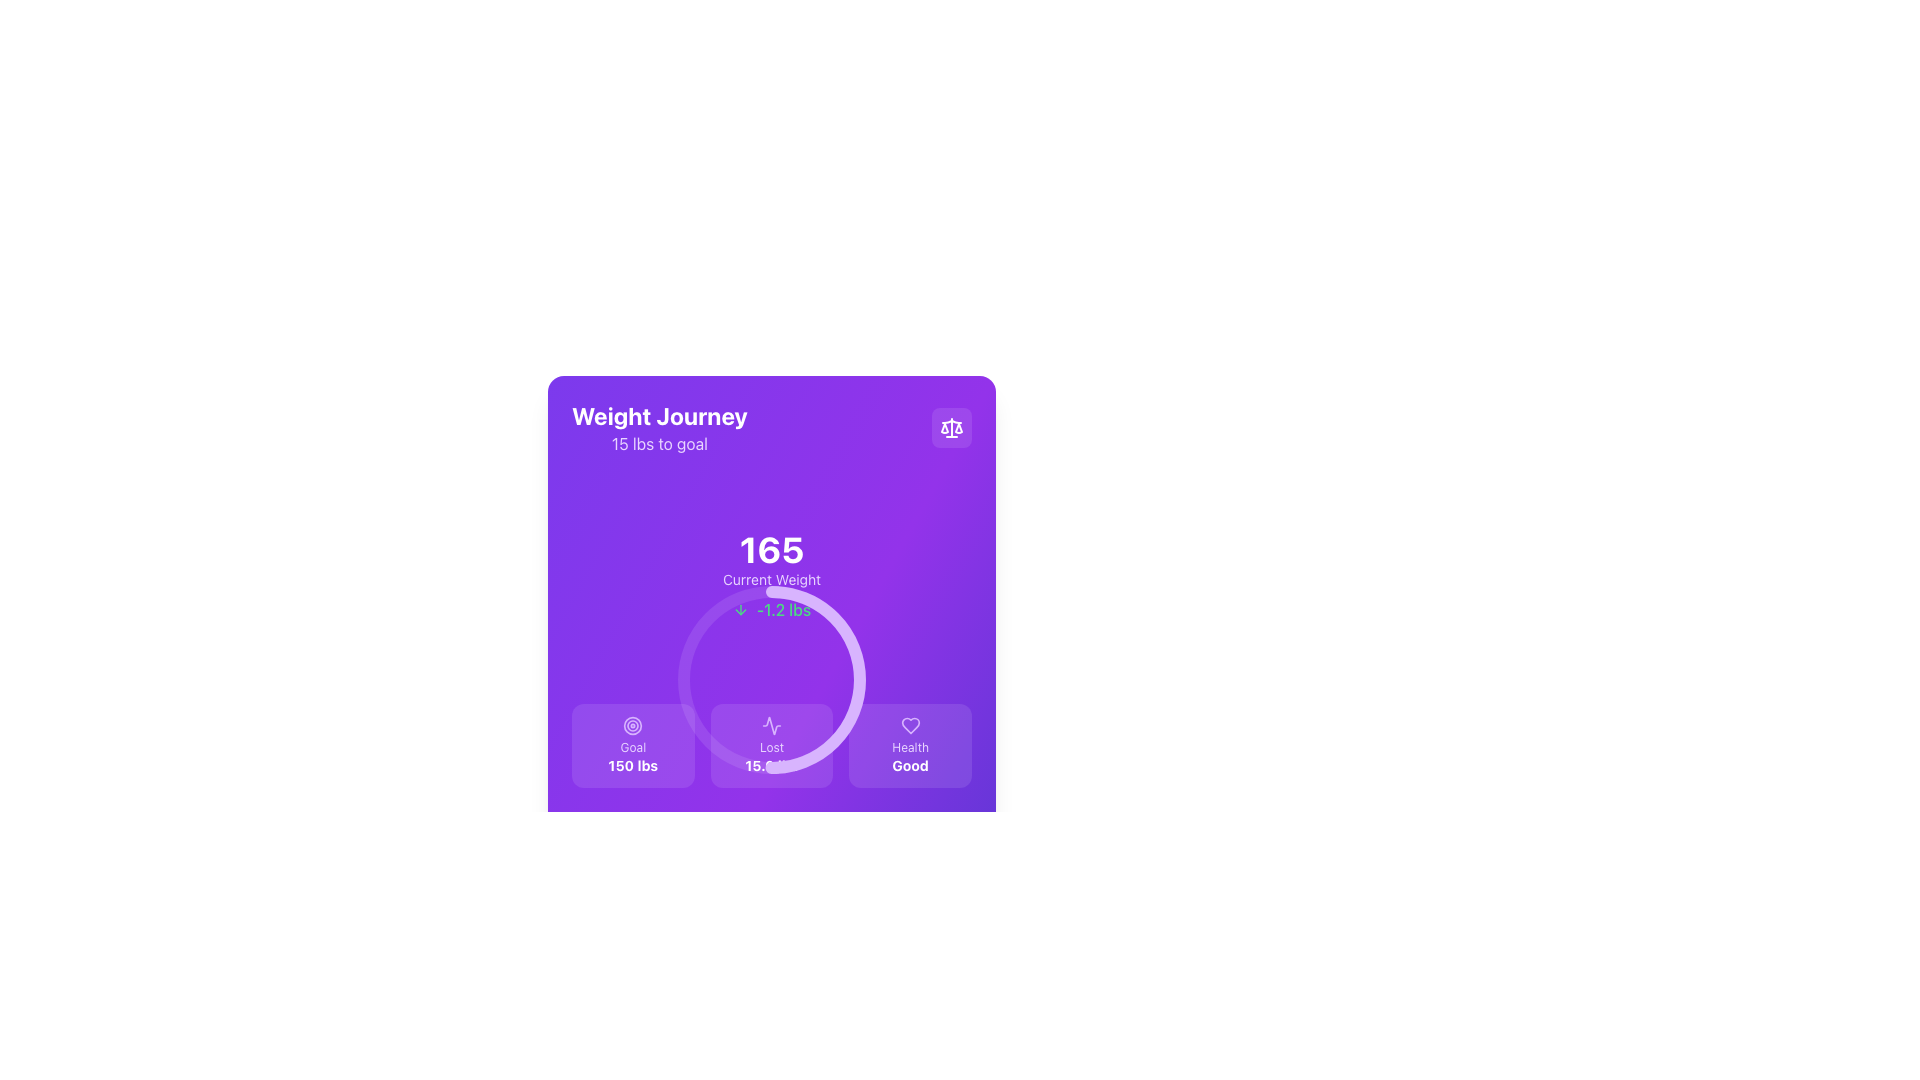  Describe the element at coordinates (771, 765) in the screenshot. I see `text content of the label displaying '15.0 lbs', which is located in the card below the 'Lost' label, within a purple-themed background` at that location.